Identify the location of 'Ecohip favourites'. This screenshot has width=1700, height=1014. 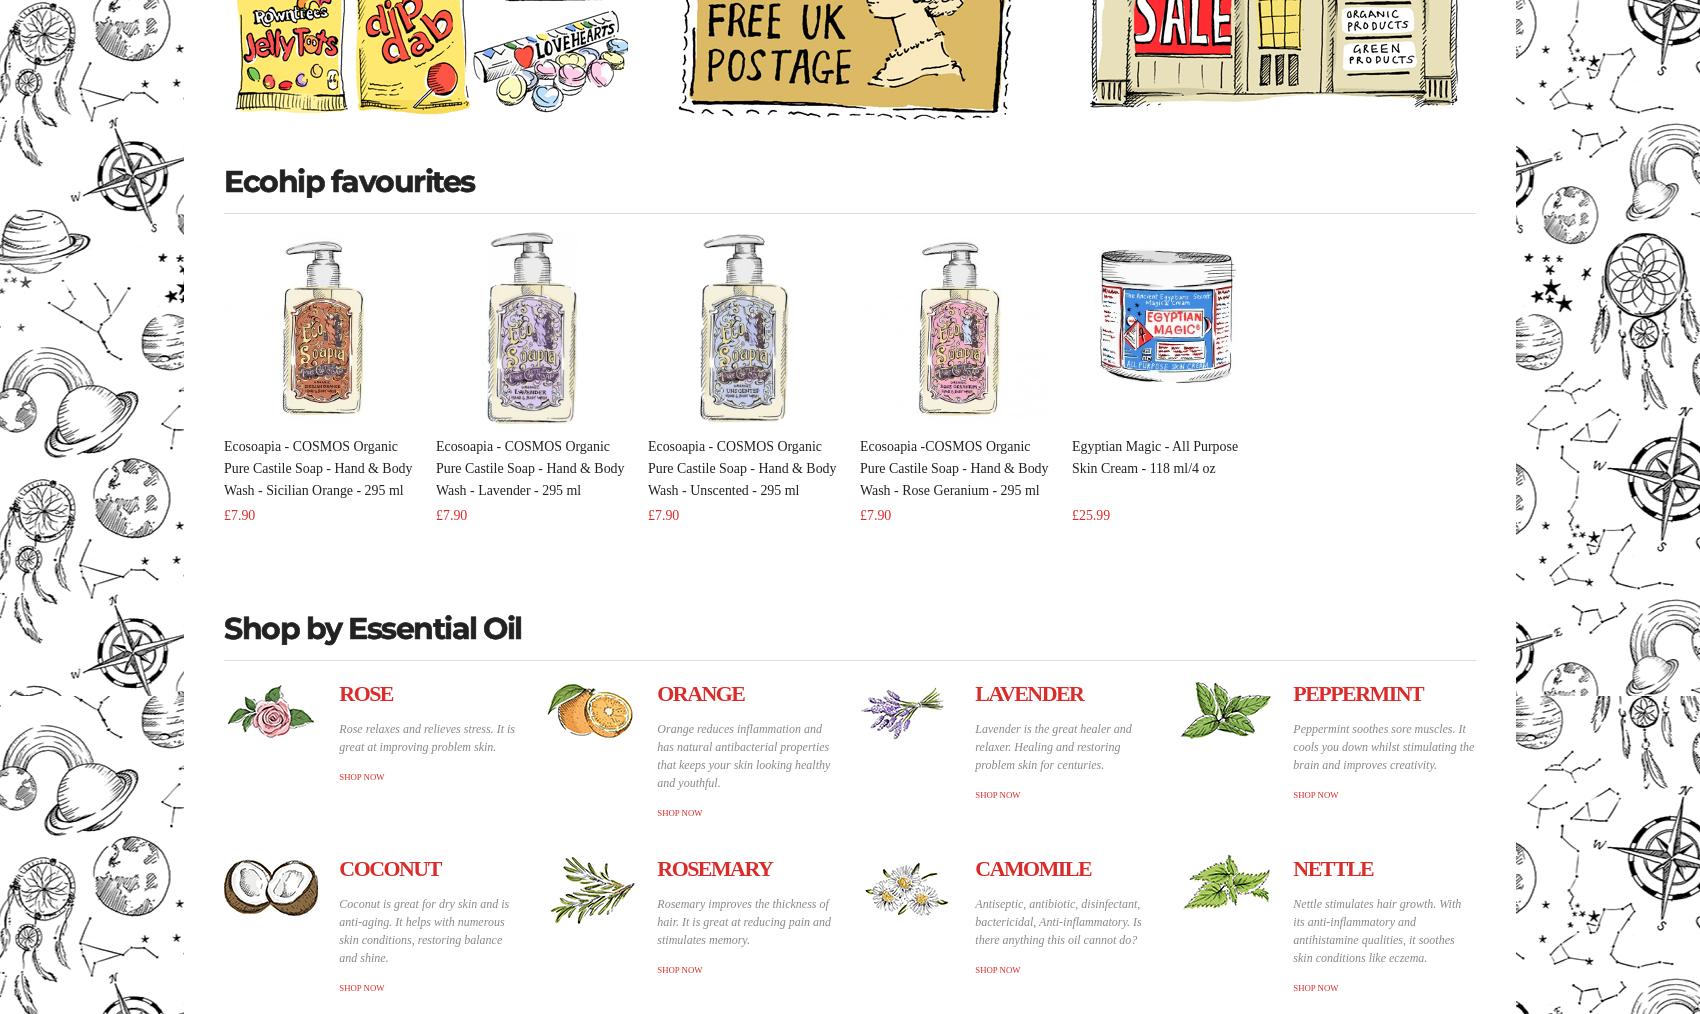
(348, 179).